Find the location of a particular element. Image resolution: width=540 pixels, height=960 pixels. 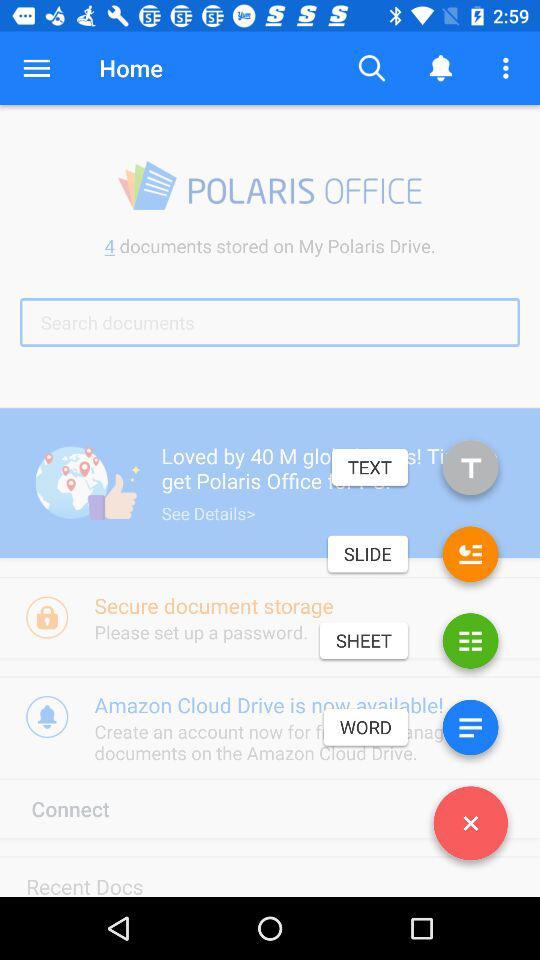

open word app is located at coordinates (470, 730).